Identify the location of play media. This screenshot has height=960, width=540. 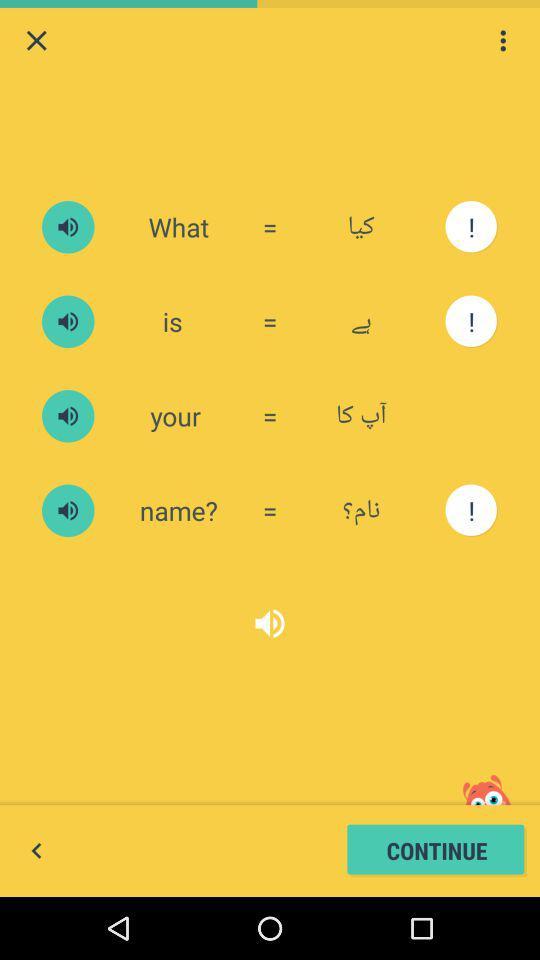
(67, 321).